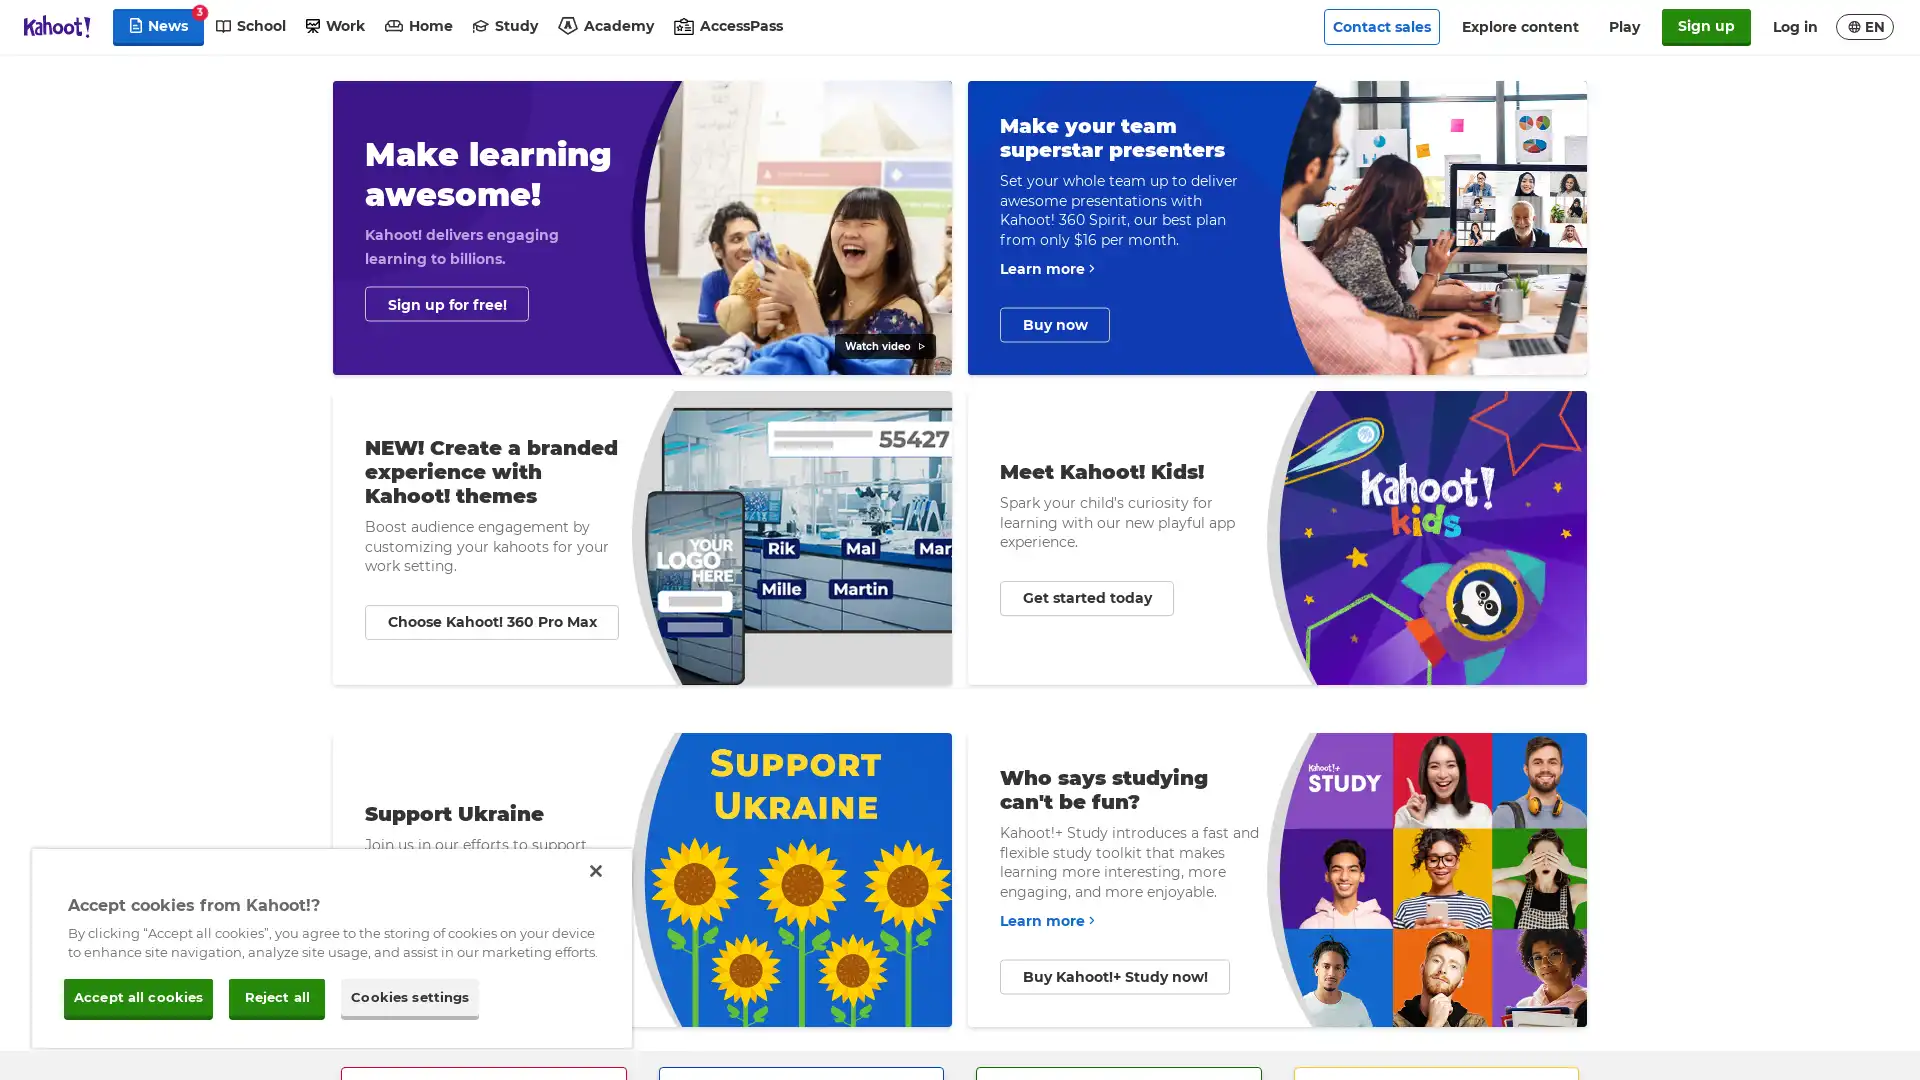 The image size is (1920, 1080). What do you see at coordinates (276, 996) in the screenshot?
I see `Reject all` at bounding box center [276, 996].